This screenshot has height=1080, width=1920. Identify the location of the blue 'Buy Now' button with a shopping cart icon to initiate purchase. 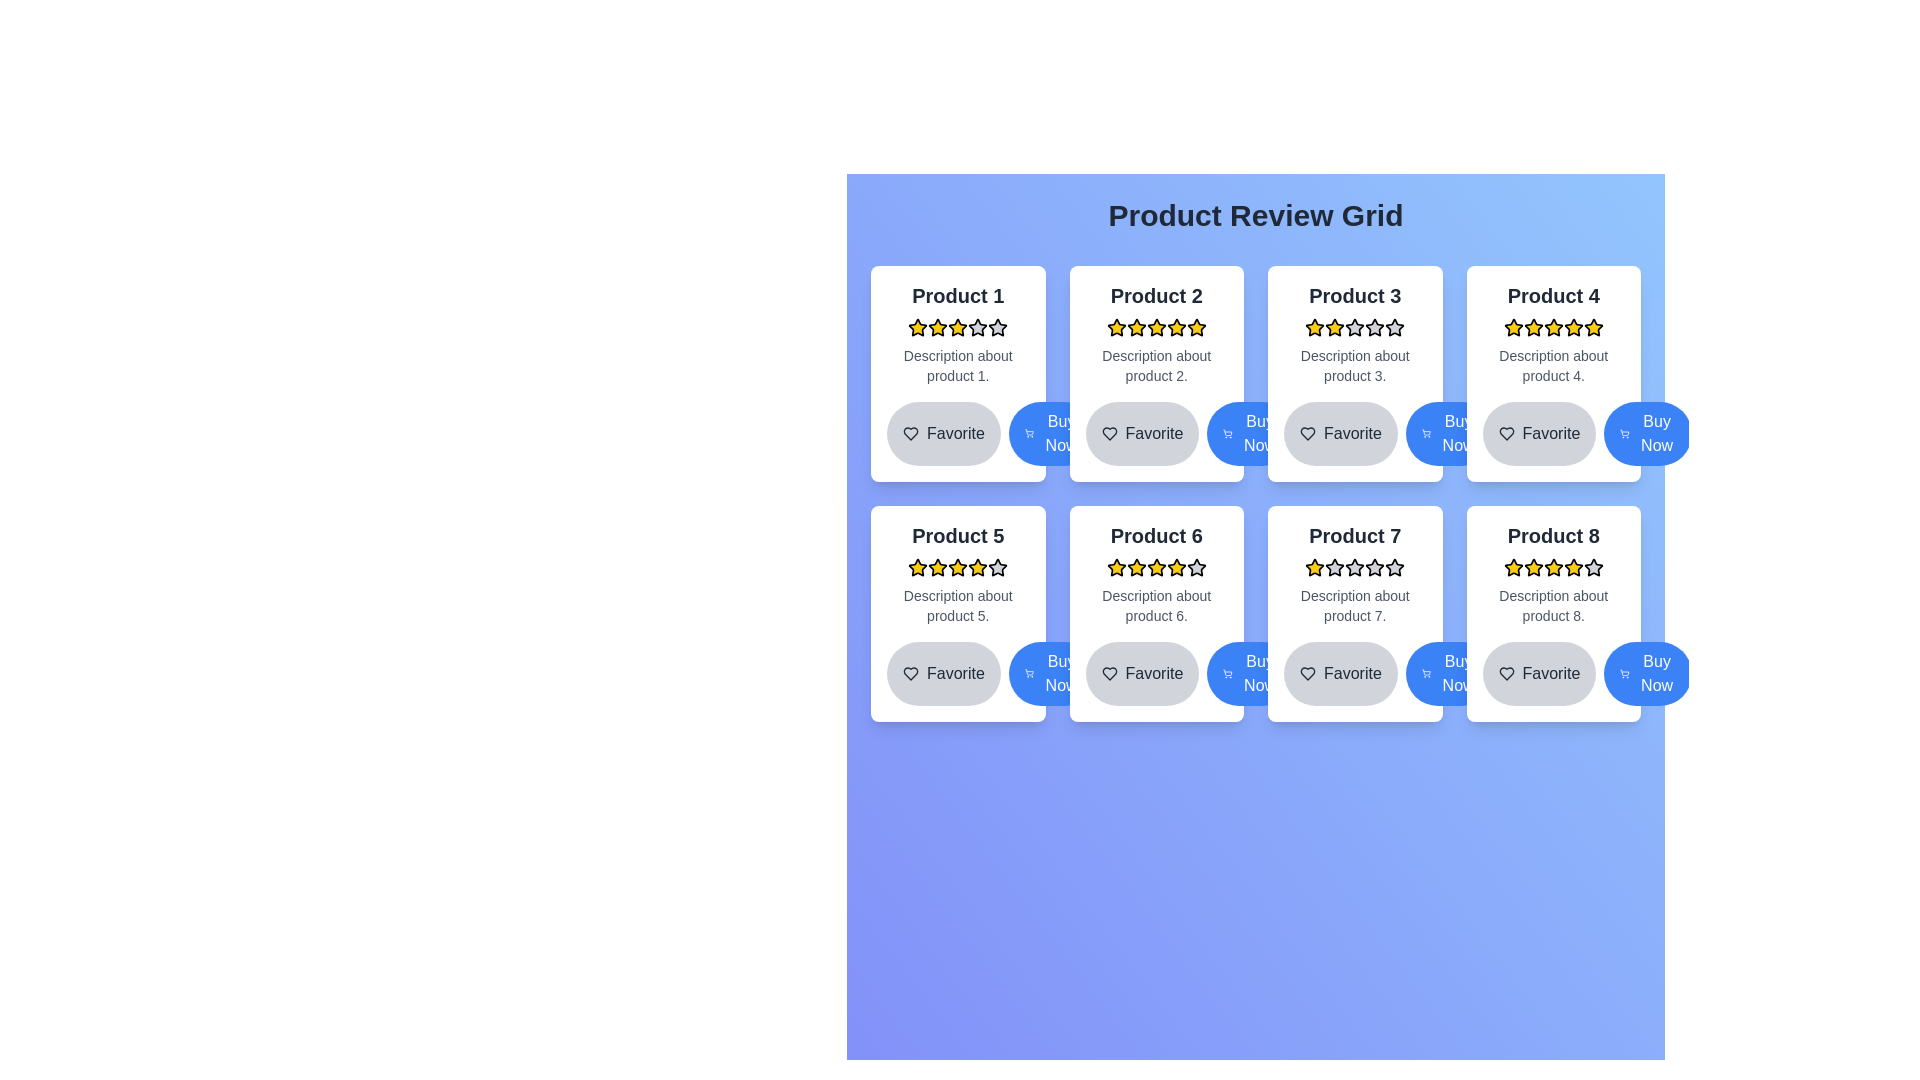
(1250, 433).